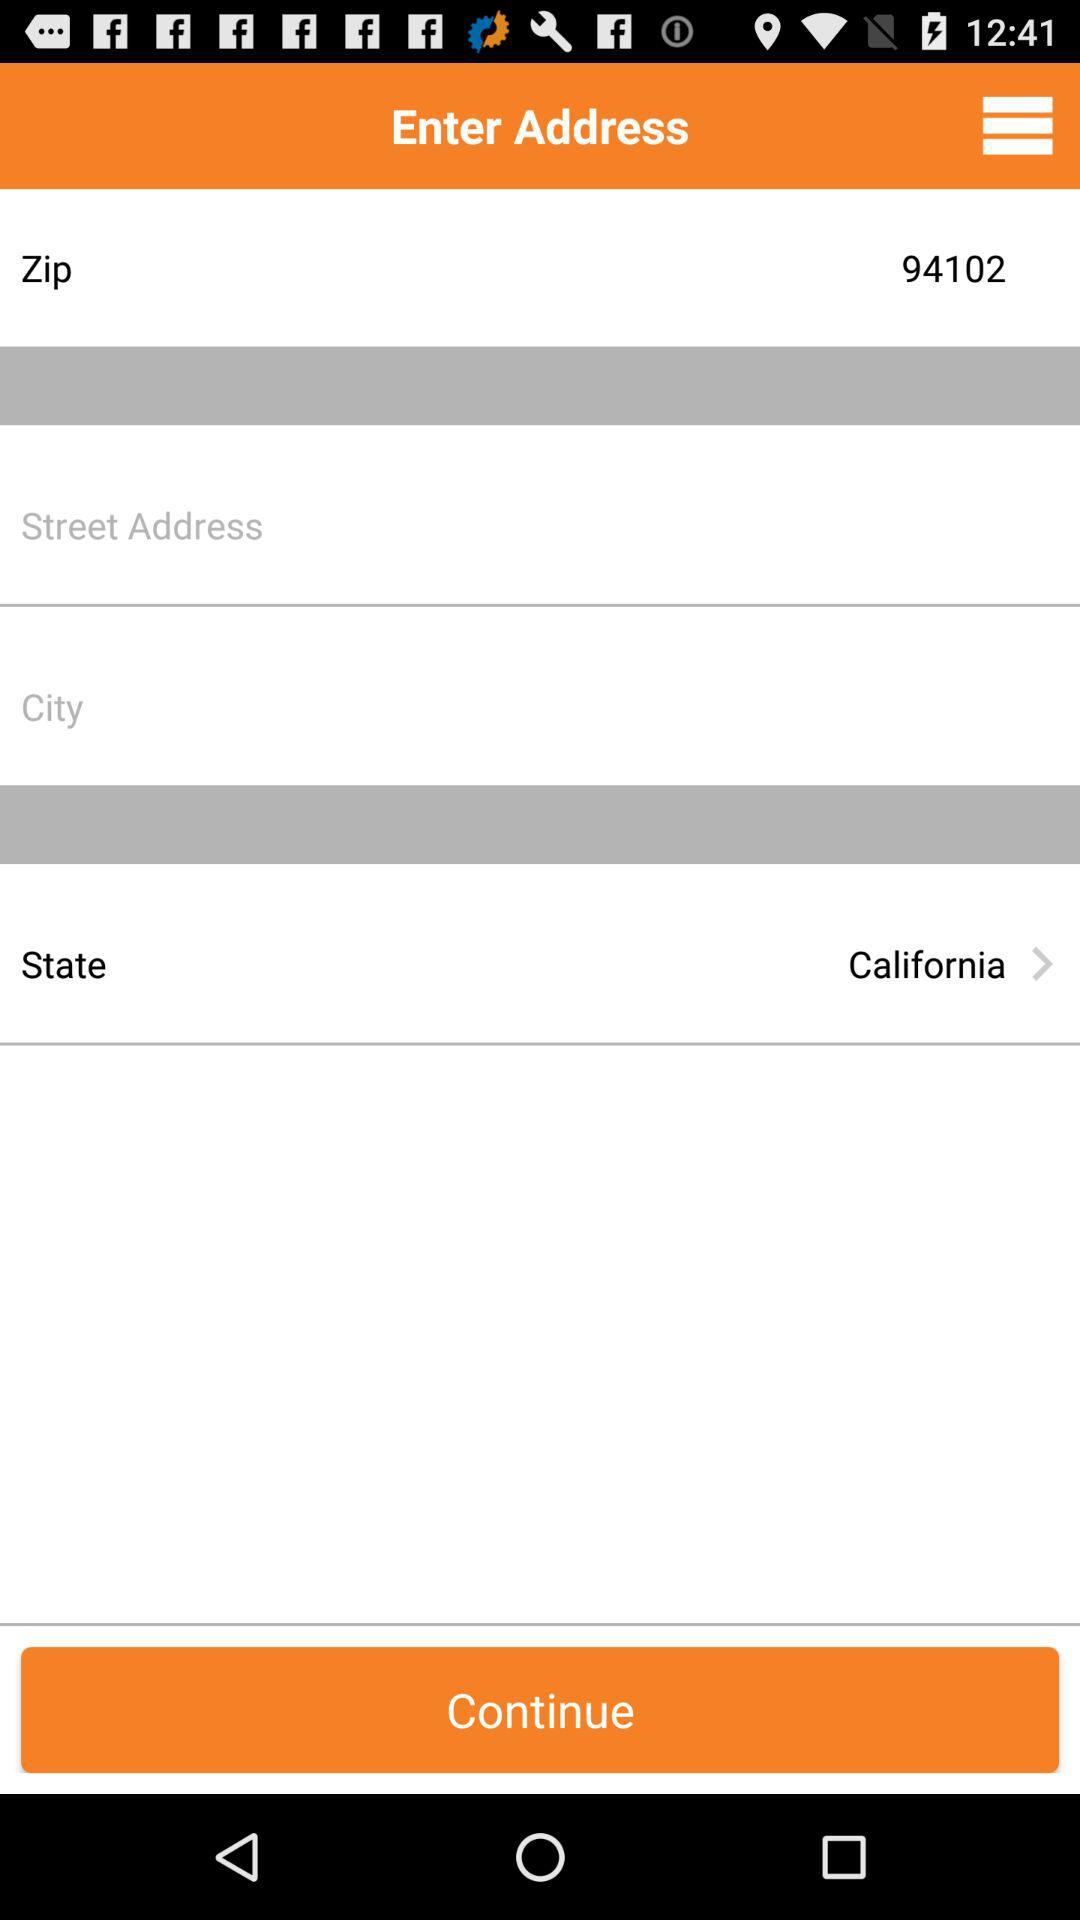  Describe the element at coordinates (540, 1708) in the screenshot. I see `the continue item` at that location.